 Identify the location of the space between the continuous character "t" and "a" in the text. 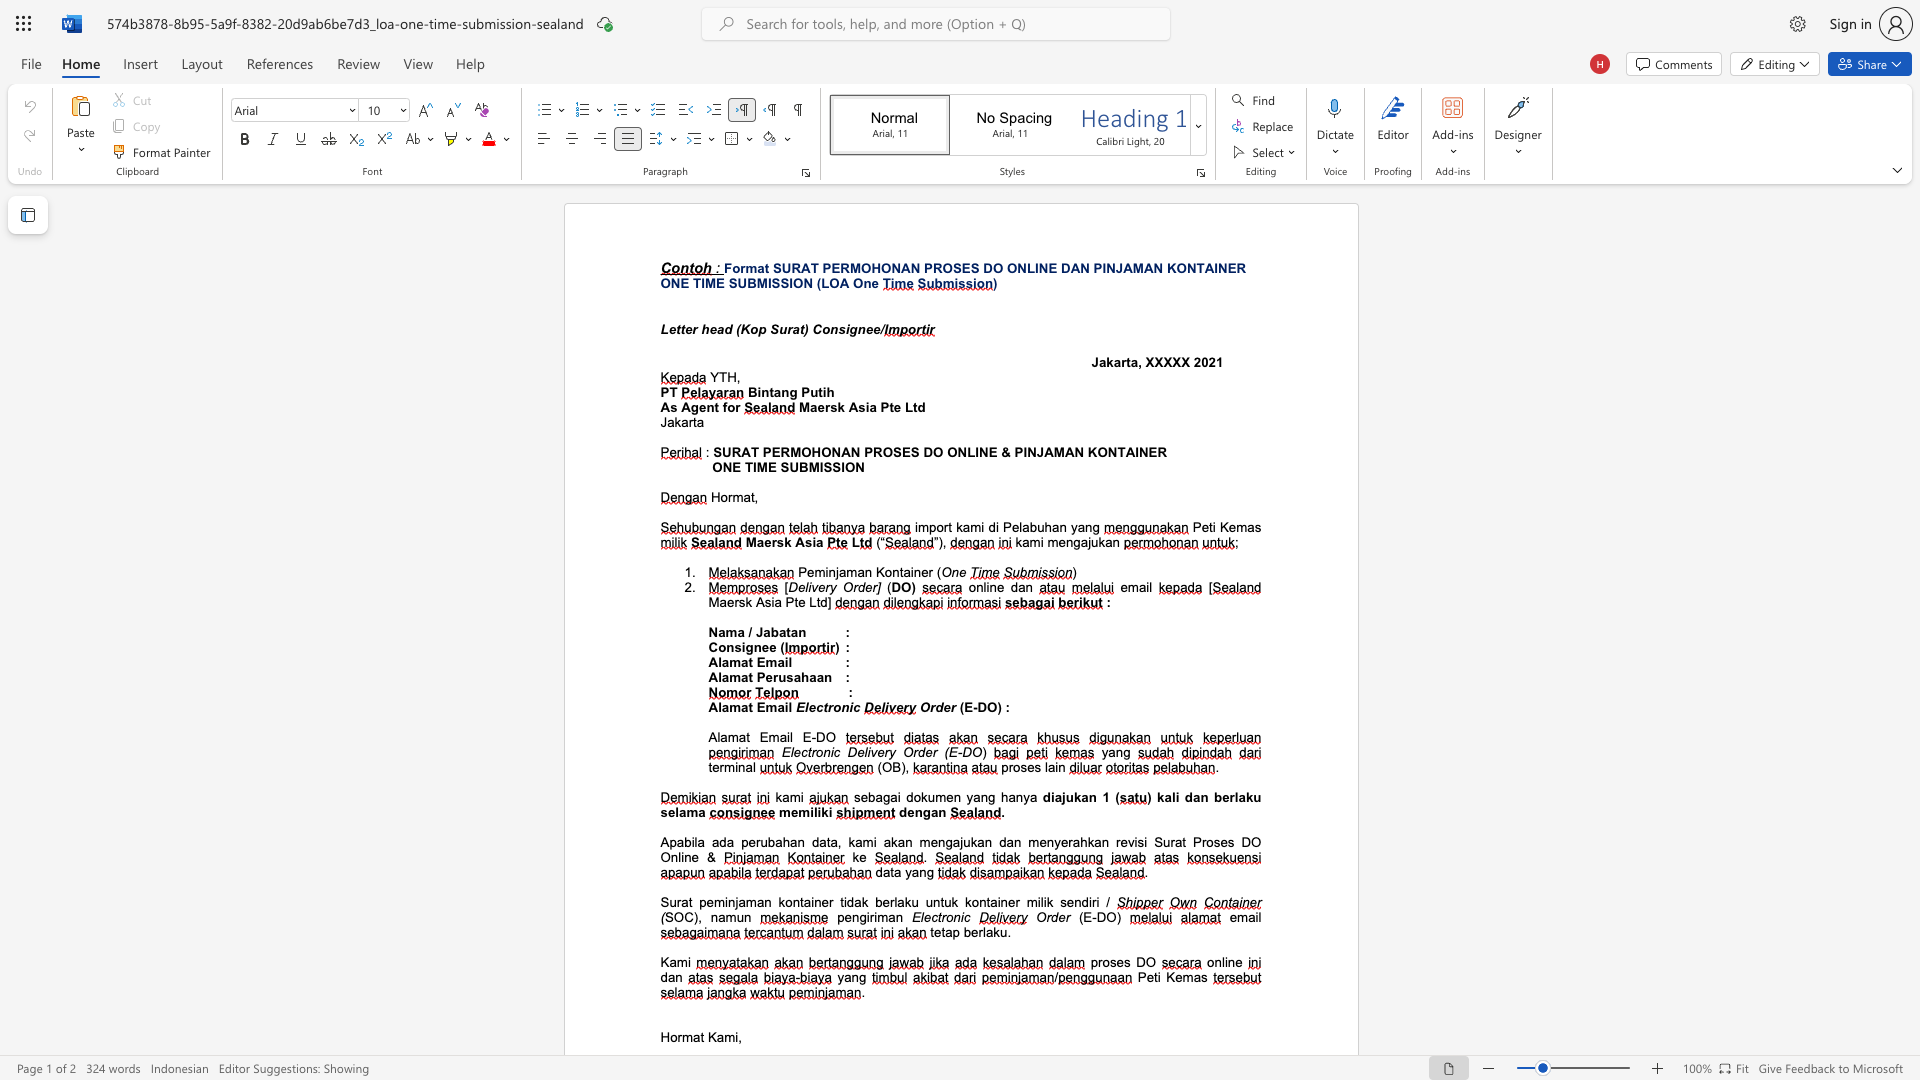
(893, 871).